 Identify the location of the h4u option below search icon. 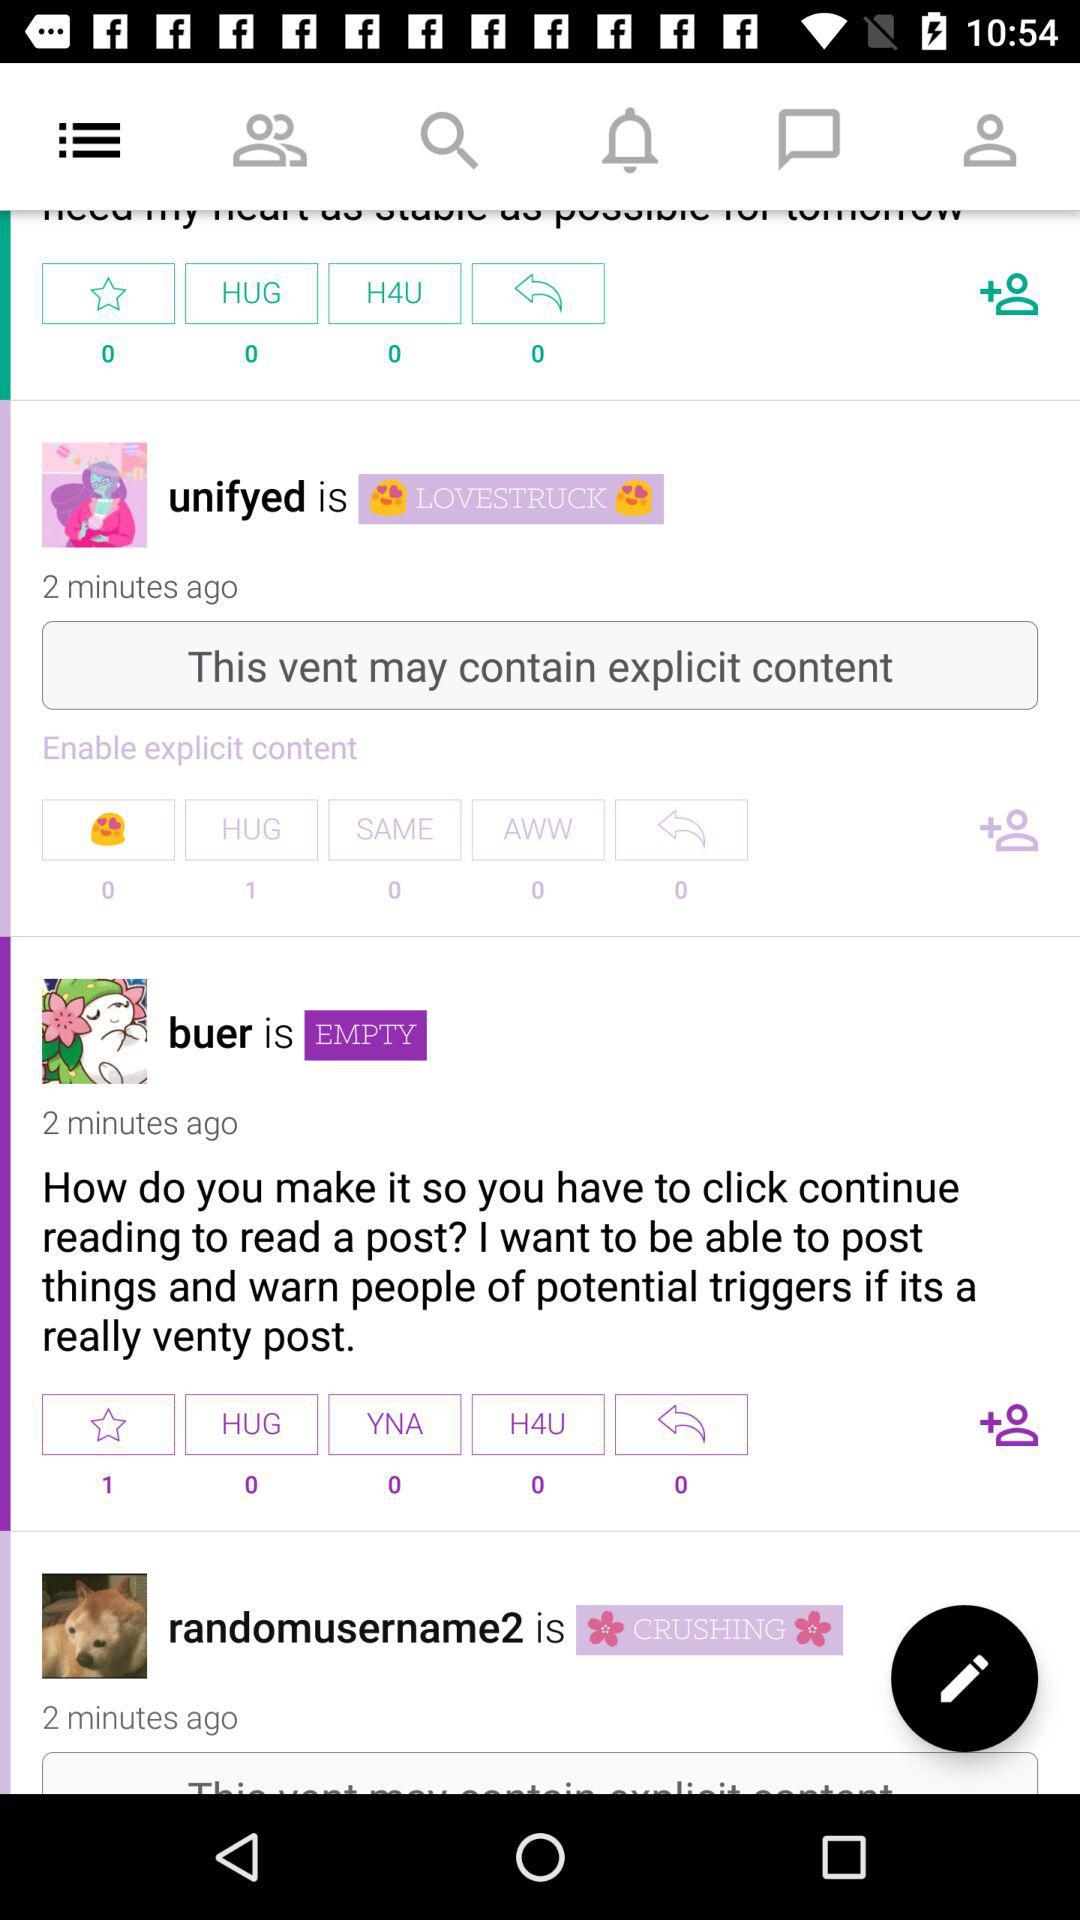
(394, 292).